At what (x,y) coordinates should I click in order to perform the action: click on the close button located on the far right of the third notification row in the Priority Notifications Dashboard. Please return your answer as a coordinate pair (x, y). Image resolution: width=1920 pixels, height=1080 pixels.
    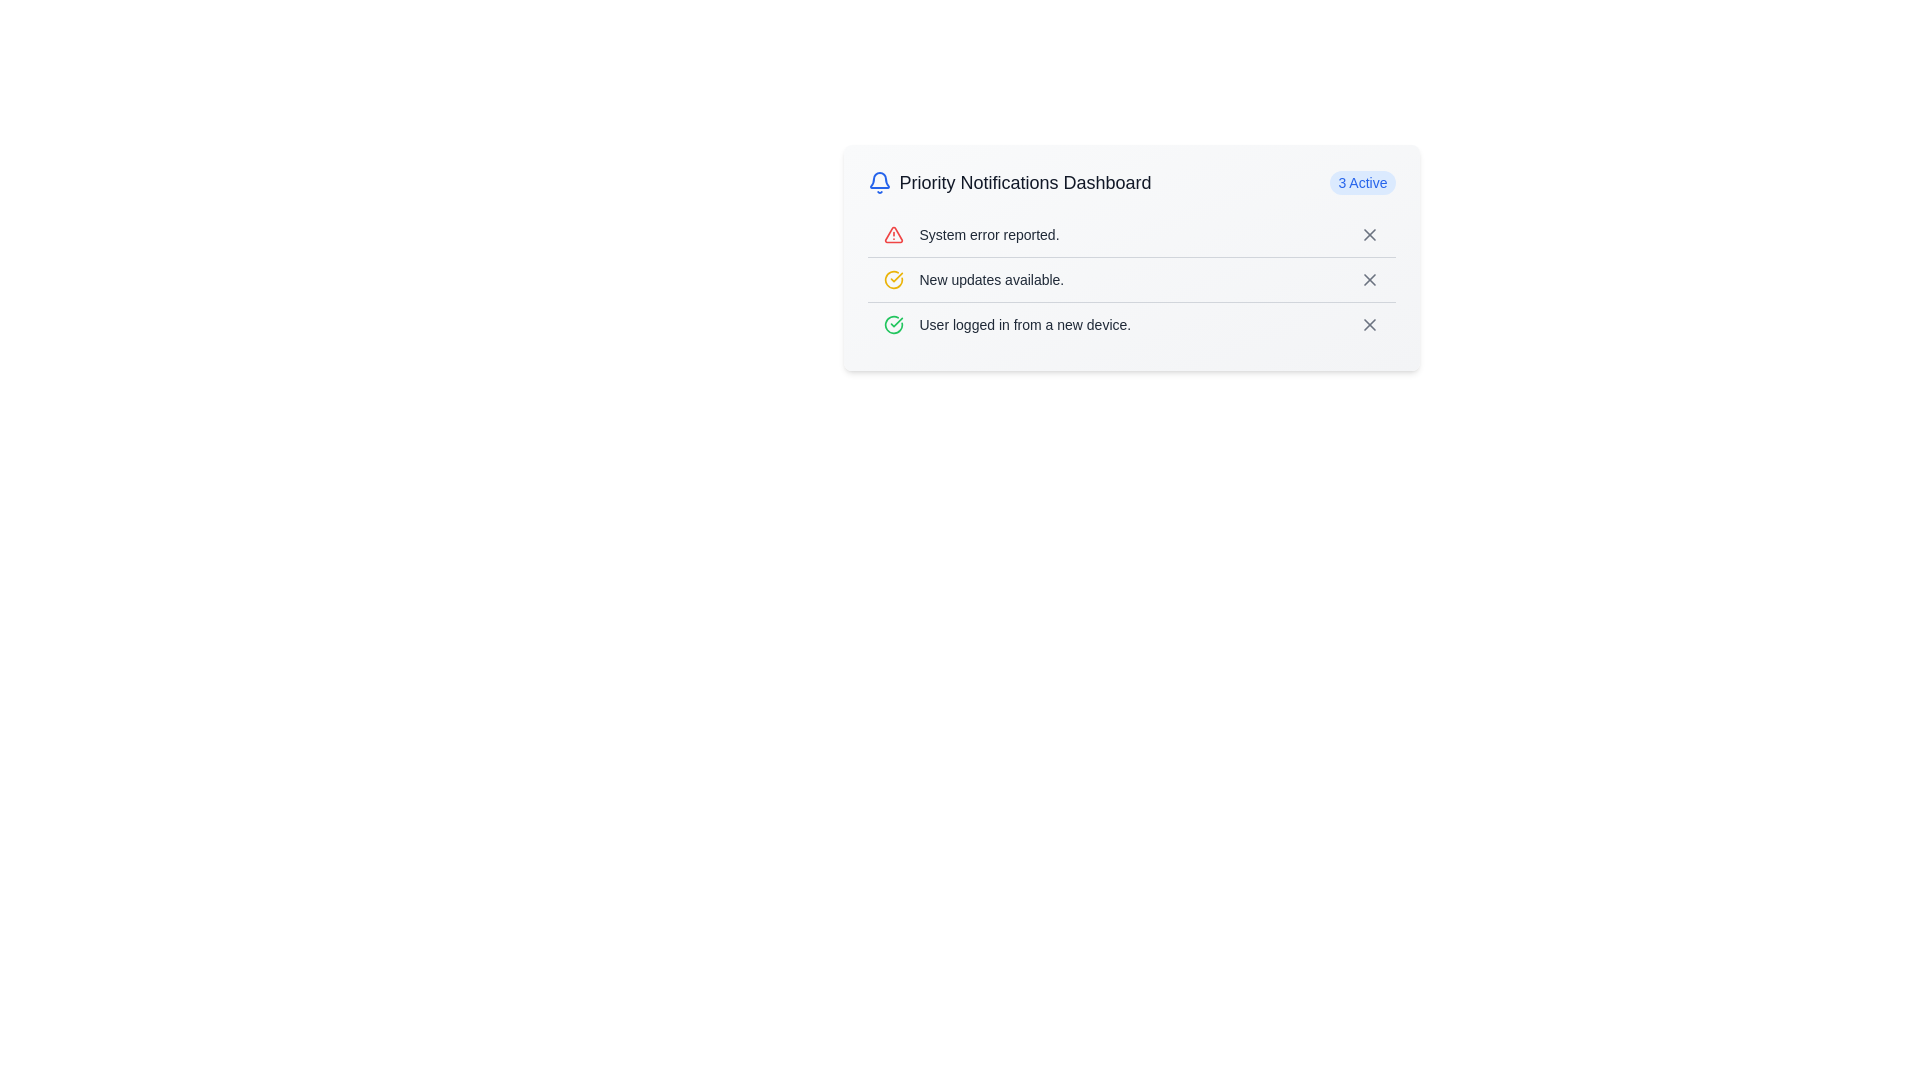
    Looking at the image, I should click on (1368, 323).